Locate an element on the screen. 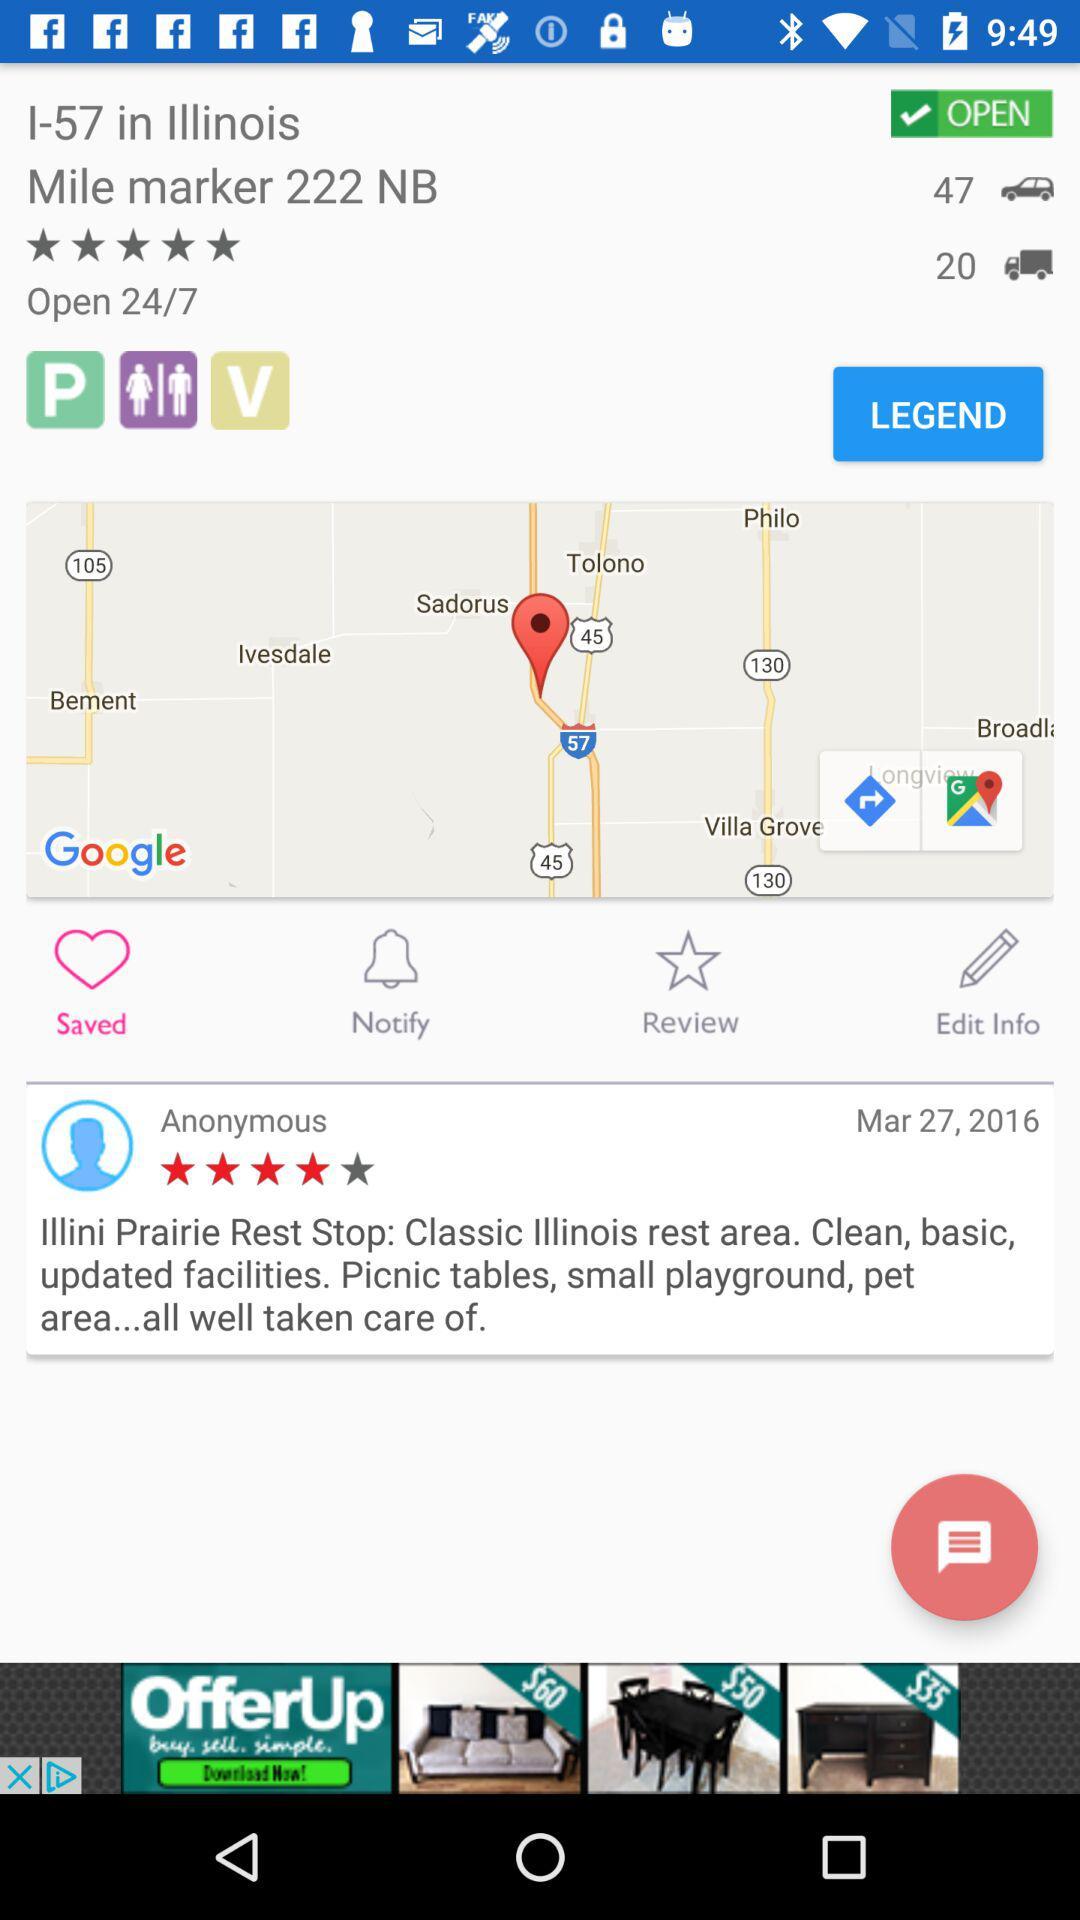 The width and height of the screenshot is (1080, 1920). to notify is located at coordinates (390, 982).